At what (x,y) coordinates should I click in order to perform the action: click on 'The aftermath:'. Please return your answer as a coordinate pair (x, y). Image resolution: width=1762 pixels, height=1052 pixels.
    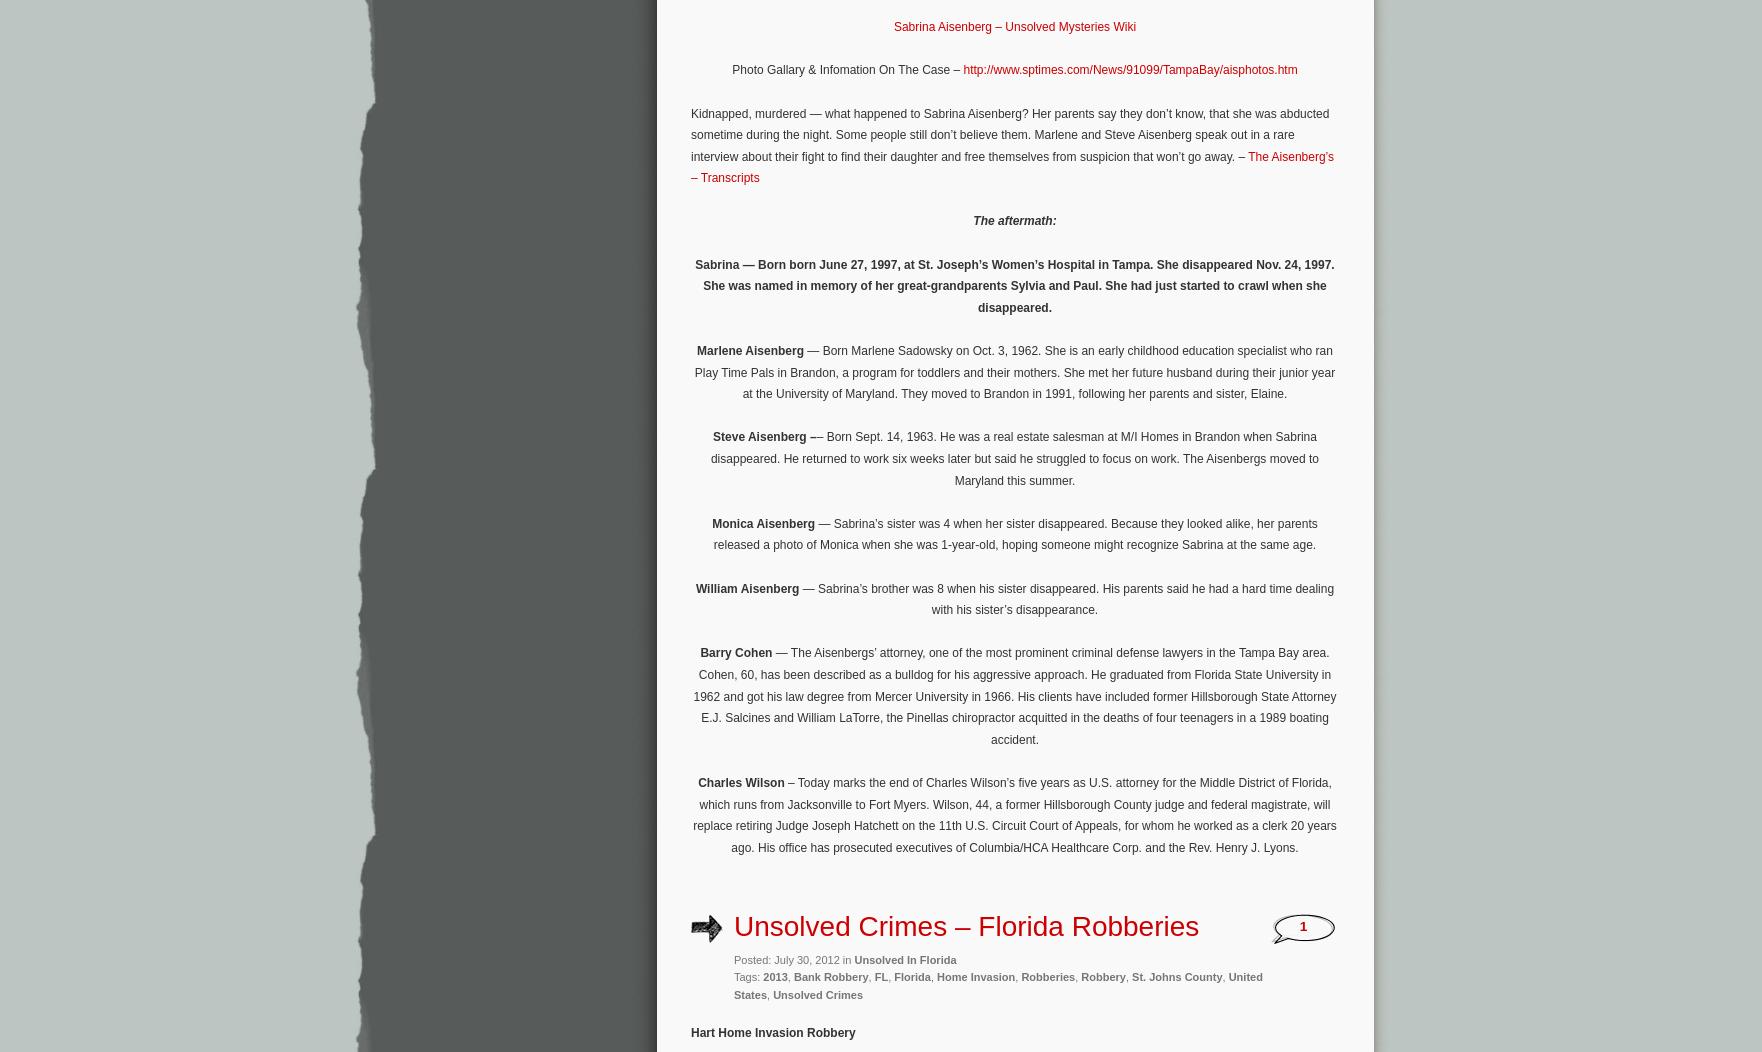
    Looking at the image, I should click on (972, 220).